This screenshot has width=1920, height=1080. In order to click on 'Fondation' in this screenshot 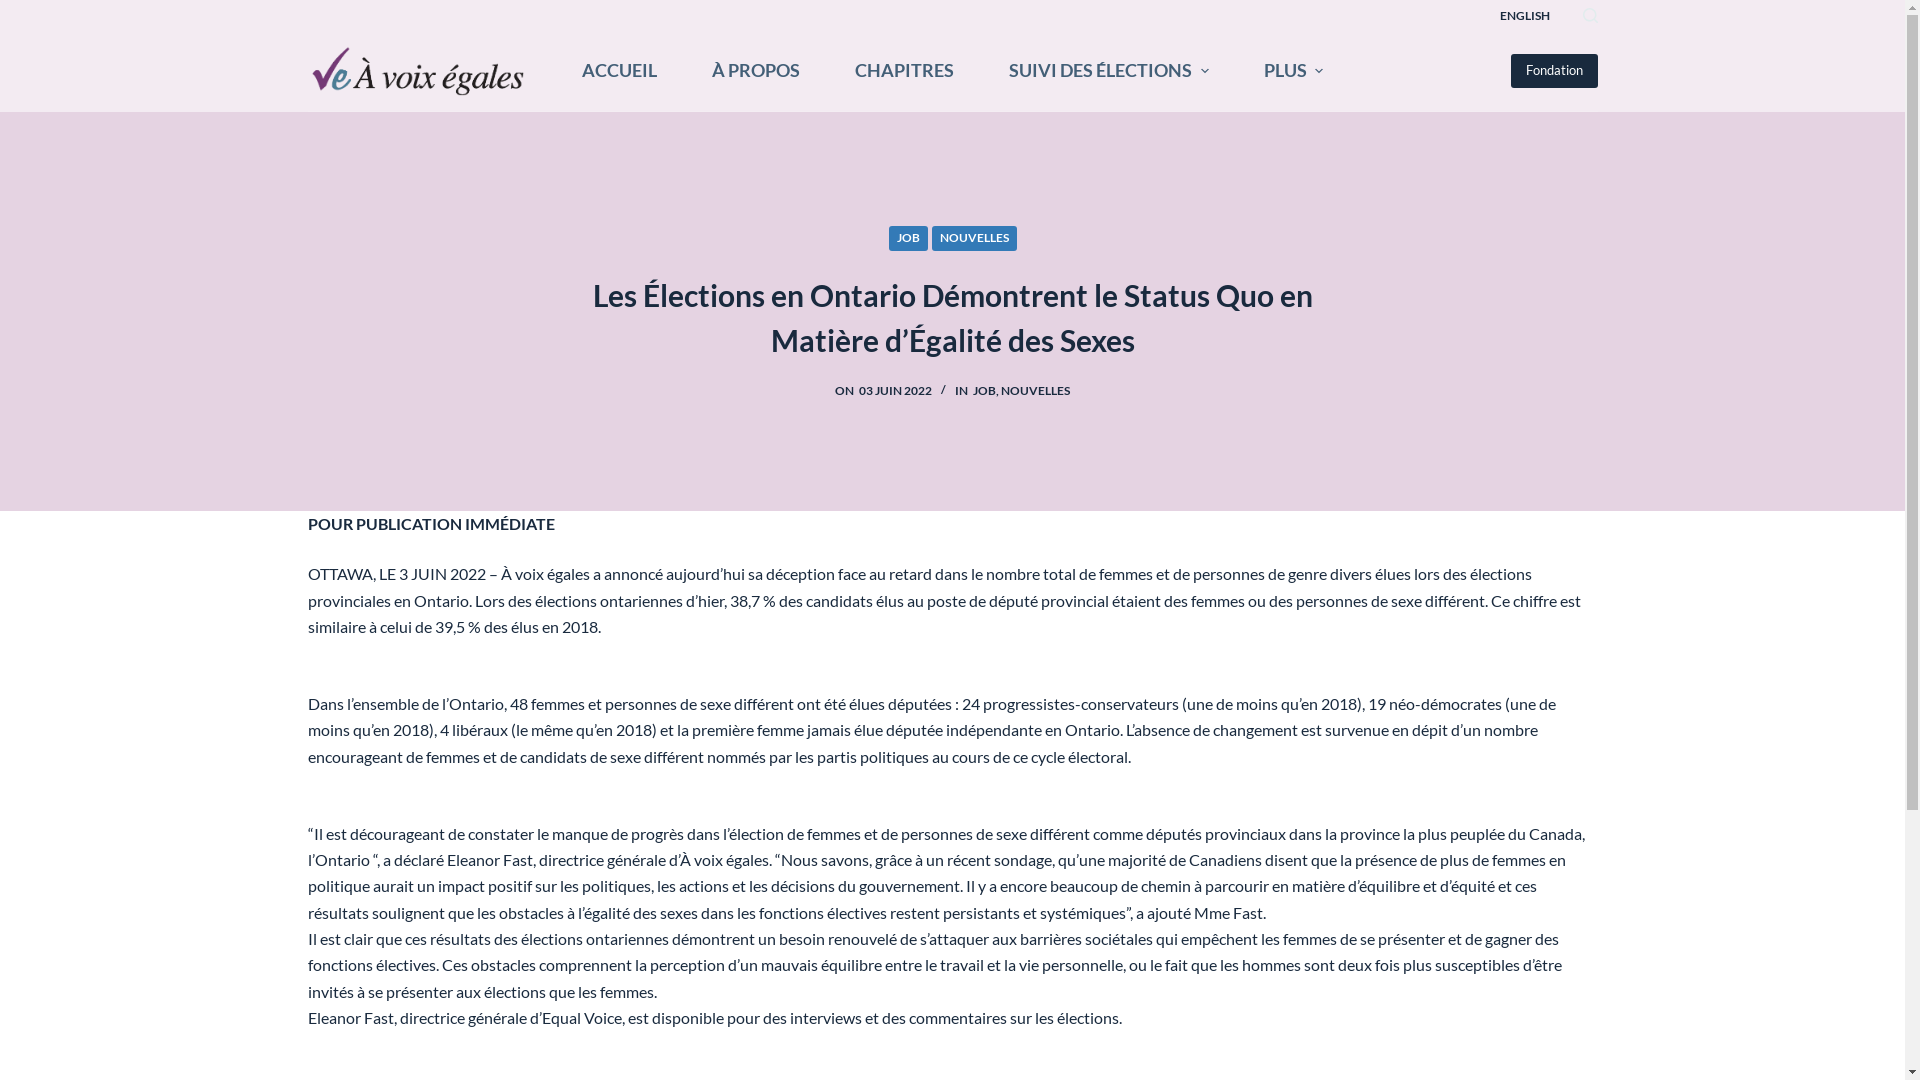, I will do `click(1552, 69)`.